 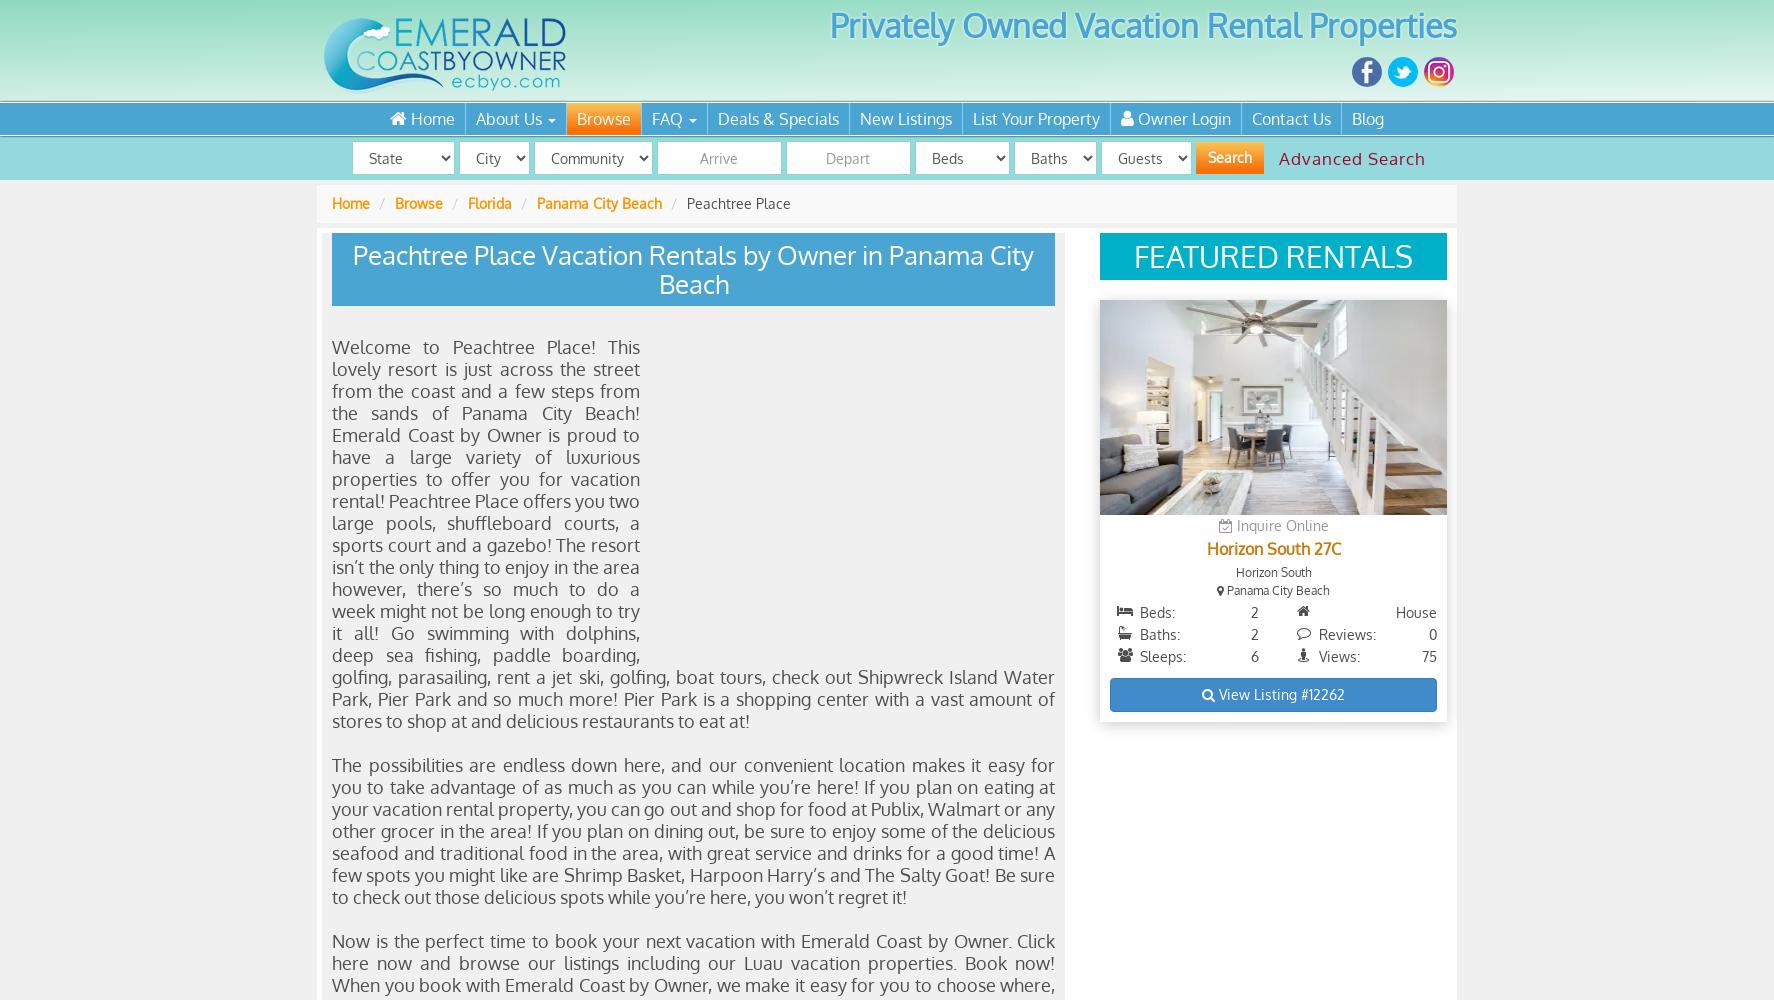 I want to click on 'Contact Us', so click(x=1290, y=118).